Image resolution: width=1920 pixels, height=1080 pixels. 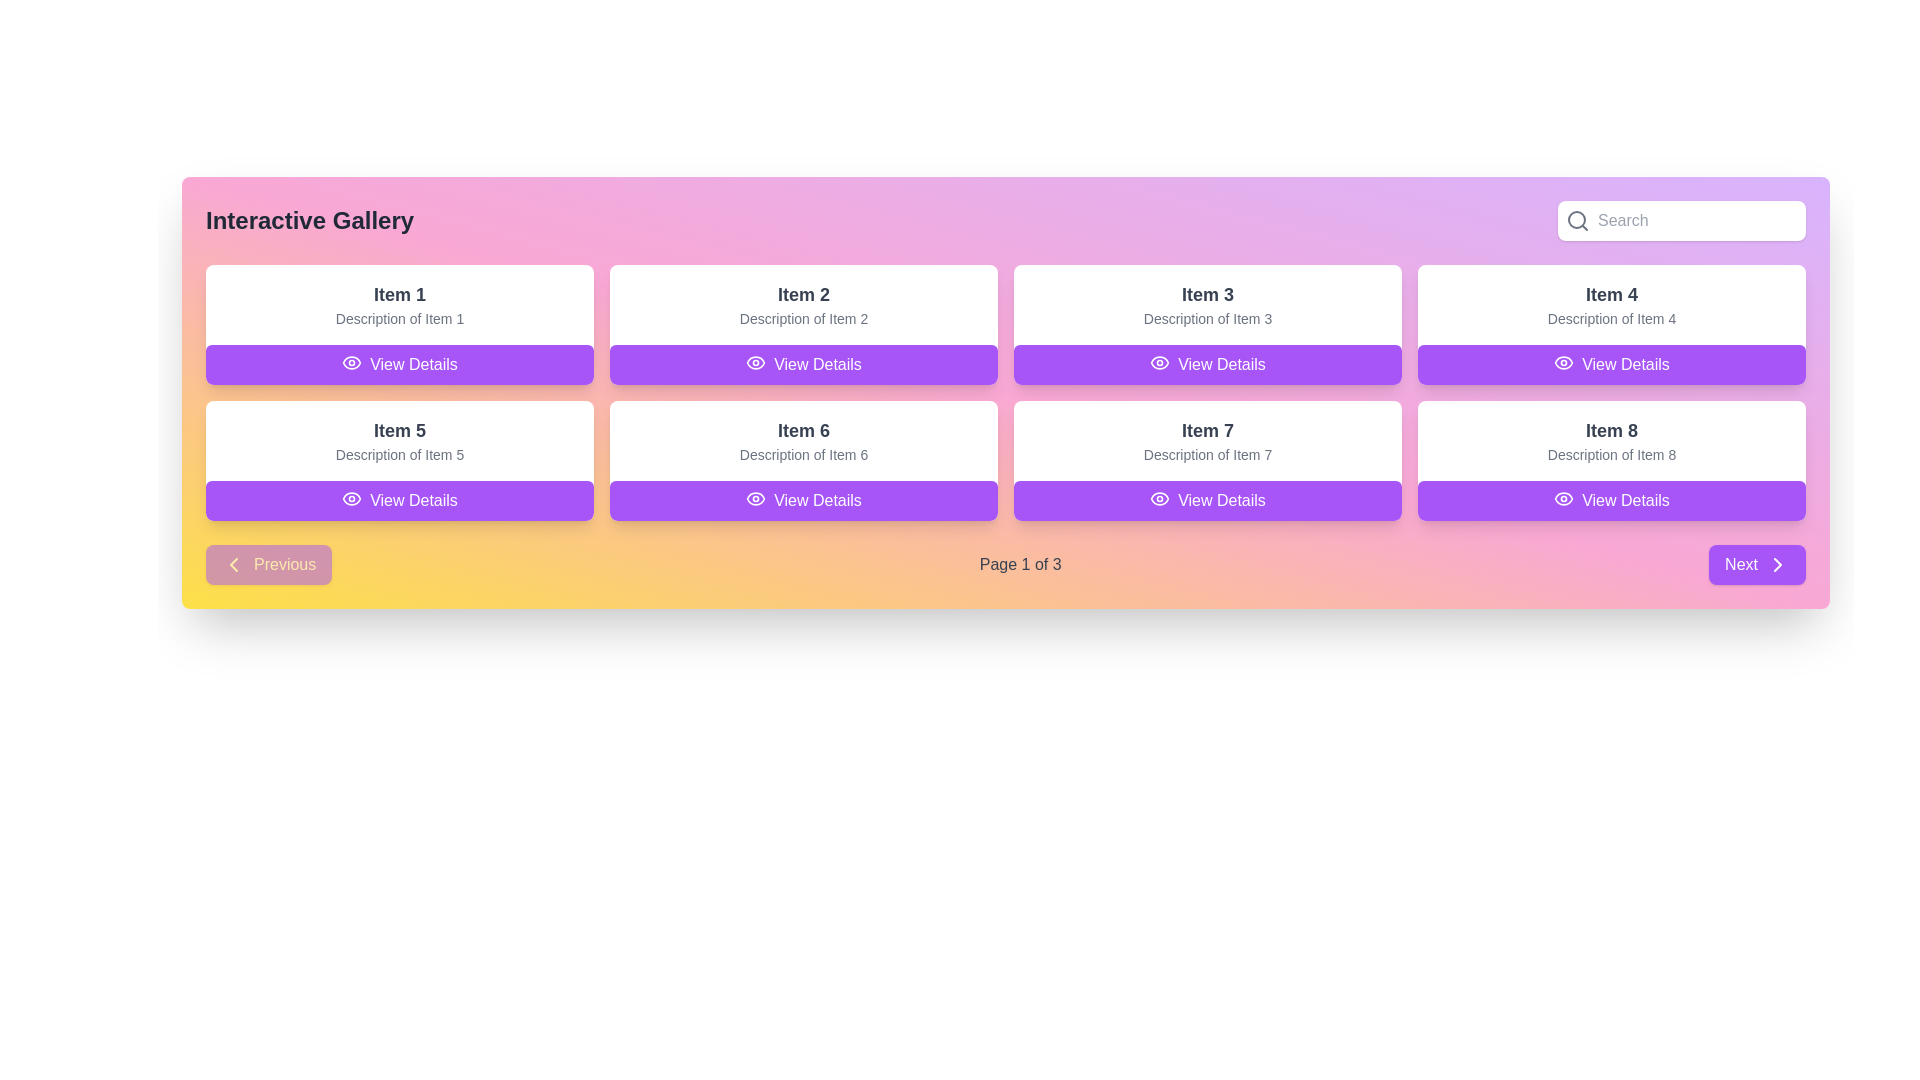 I want to click on the search icon styled with a magnifying glass located at the upper right corner of the interface in the search bar component to potentially display a tooltip, so click(x=1577, y=220).